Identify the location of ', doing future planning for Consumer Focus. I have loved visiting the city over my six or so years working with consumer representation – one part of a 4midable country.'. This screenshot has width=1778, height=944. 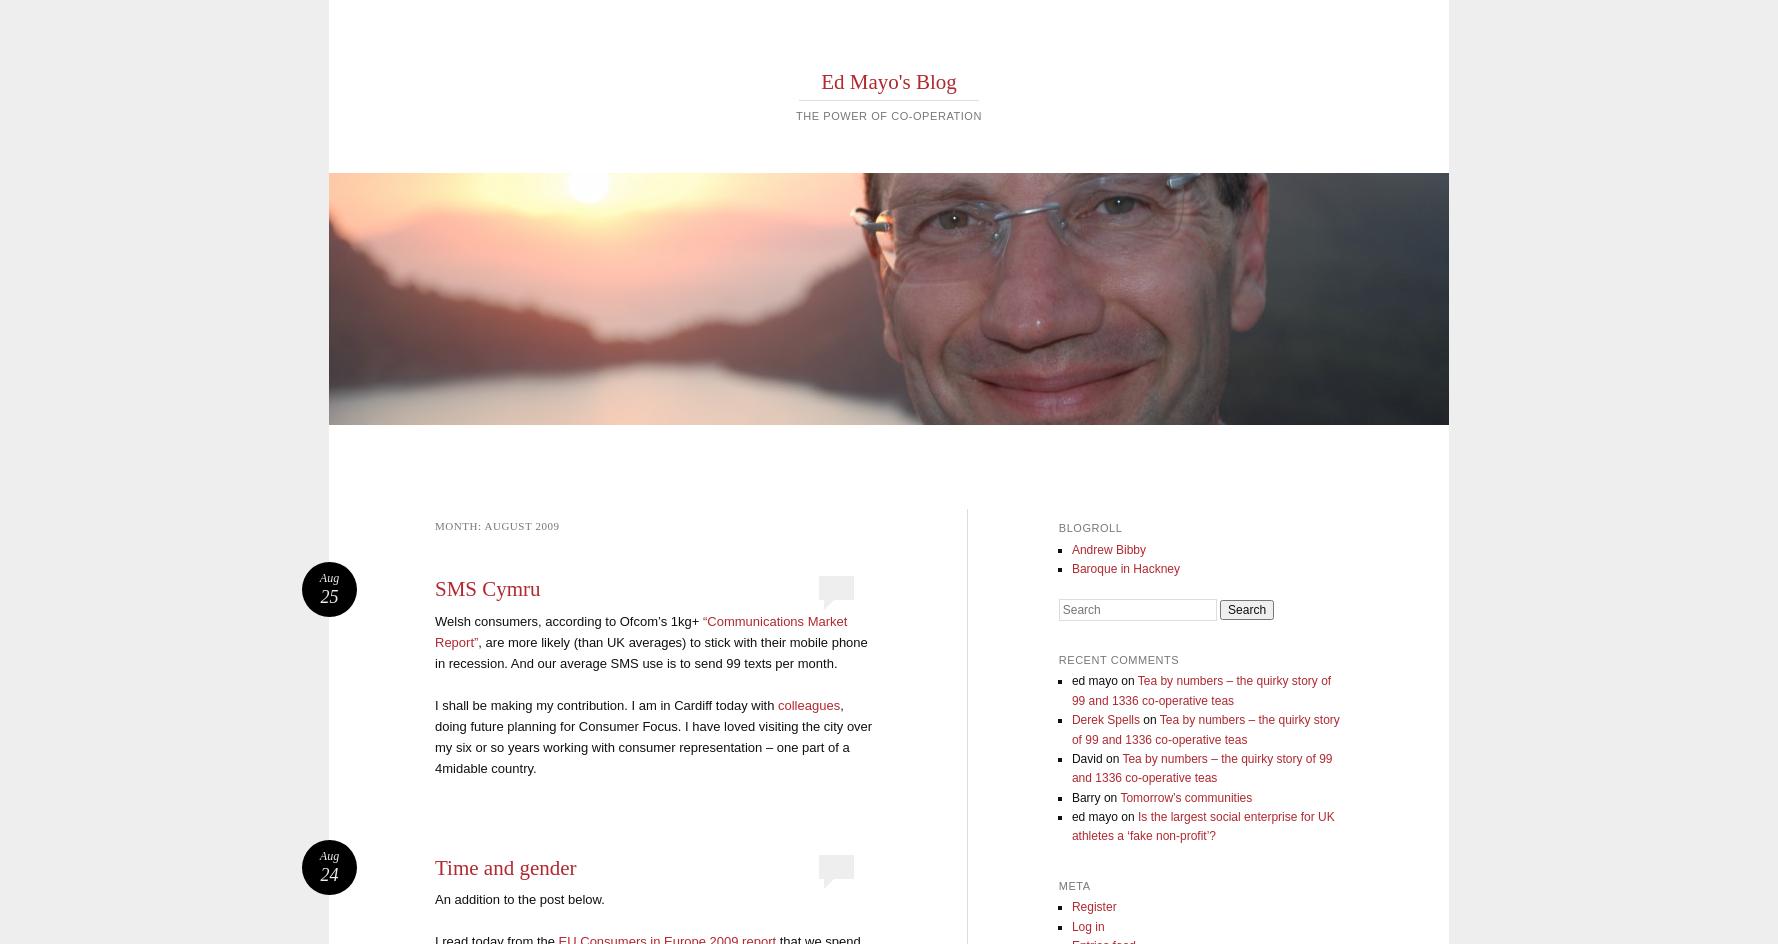
(435, 736).